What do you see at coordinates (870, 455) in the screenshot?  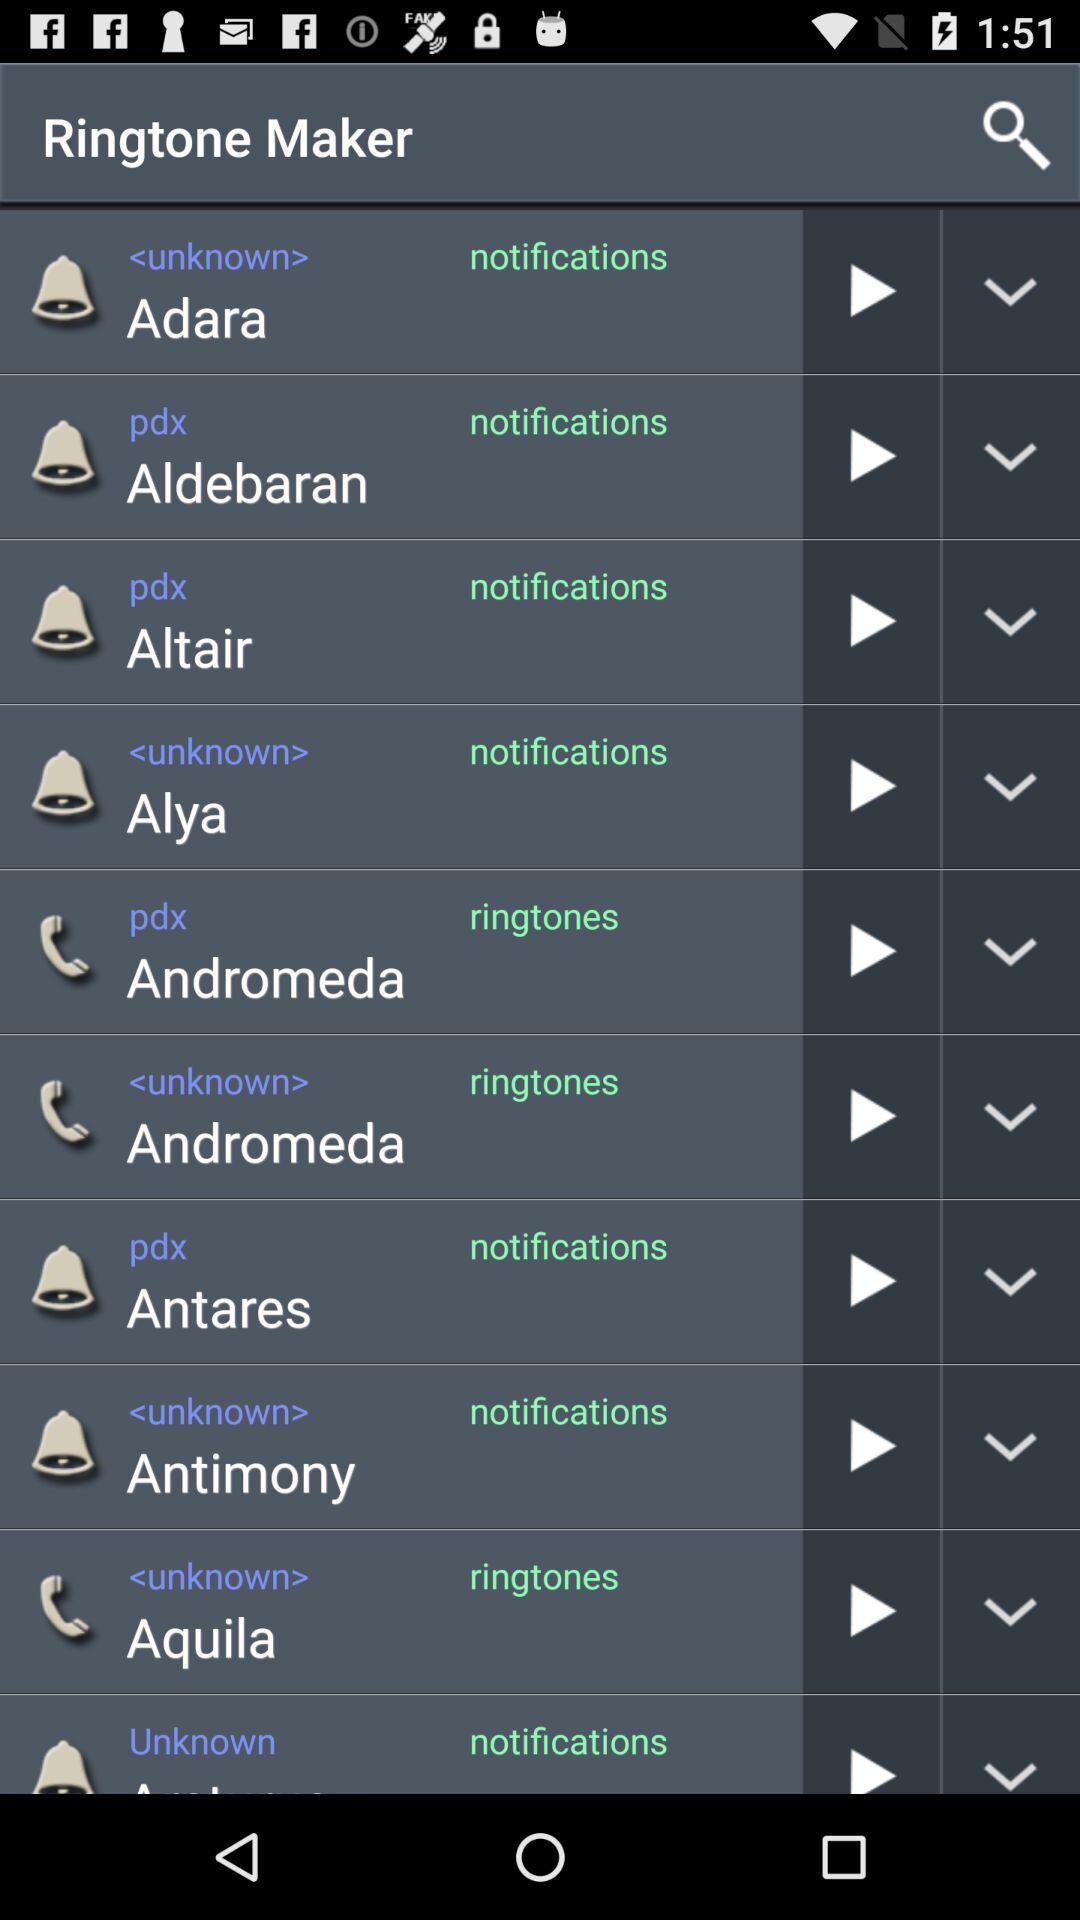 I see `second pause button from top` at bounding box center [870, 455].